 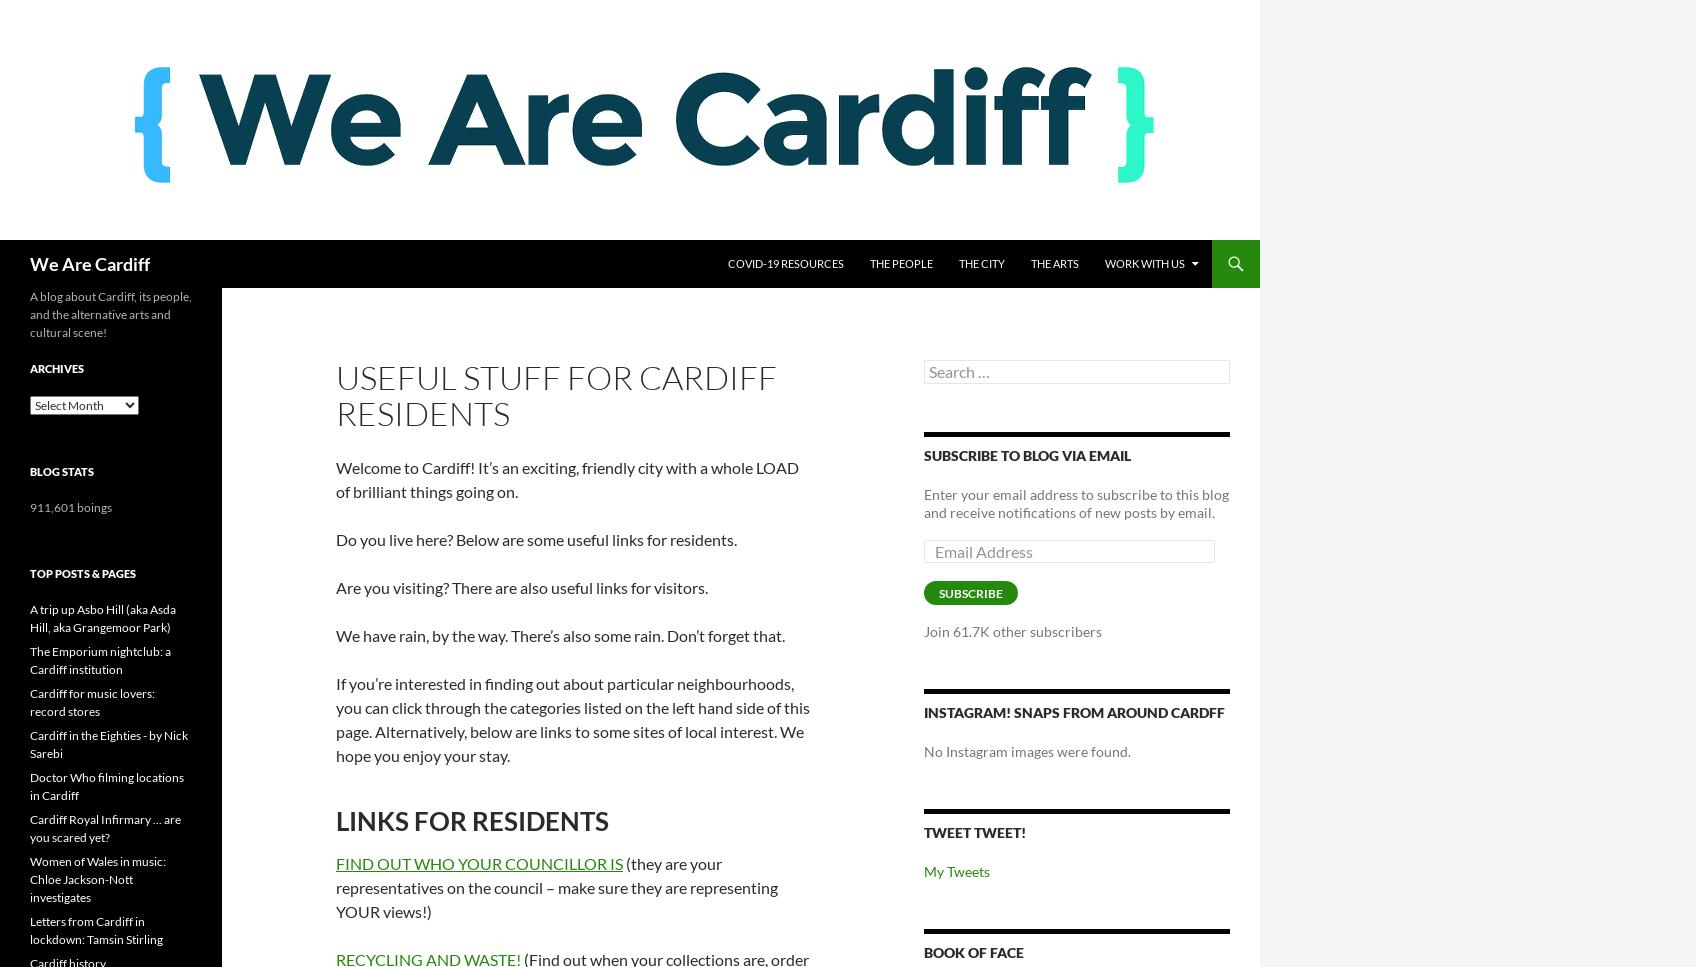 I want to click on 'Cardiff in the Eighties - by Nick Sarebi', so click(x=30, y=744).